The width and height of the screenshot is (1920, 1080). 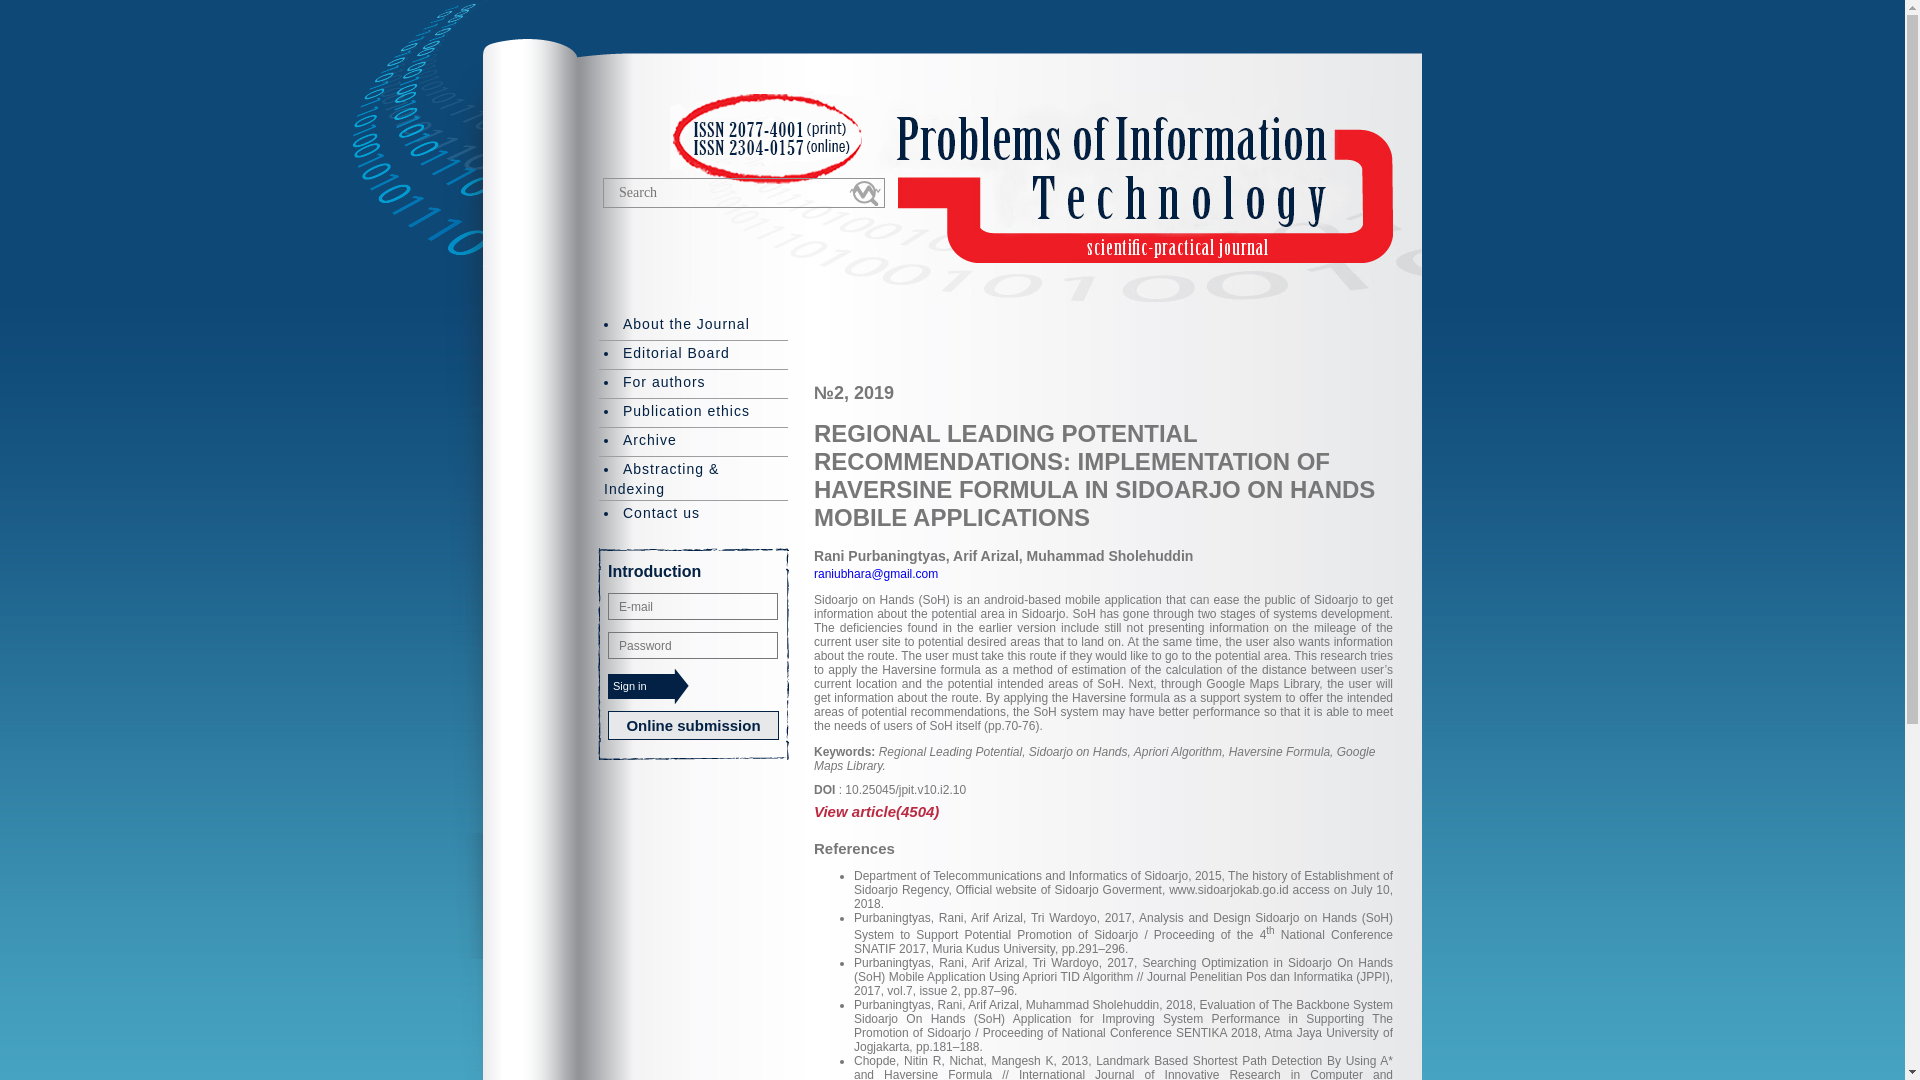 I want to click on 'Contact us', so click(x=693, y=512).